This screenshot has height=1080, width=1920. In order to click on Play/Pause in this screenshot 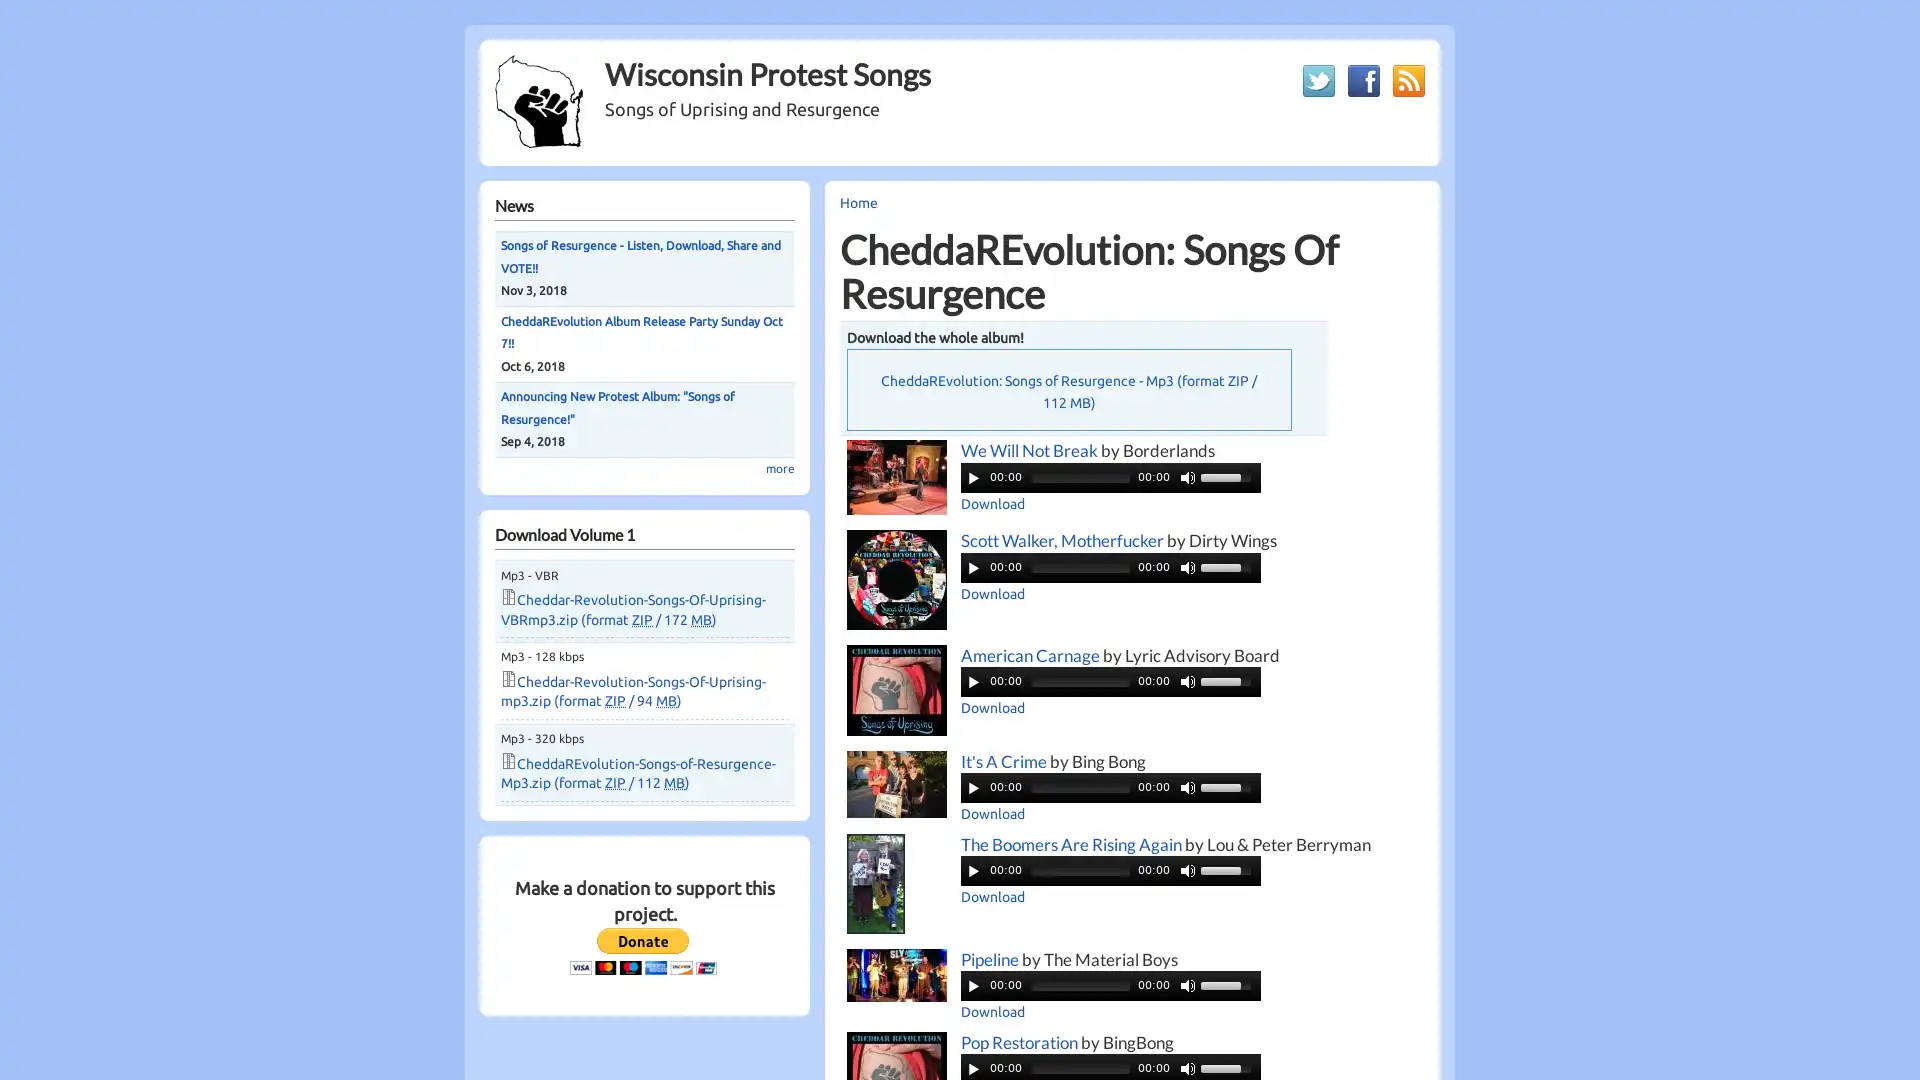, I will do `click(974, 983)`.